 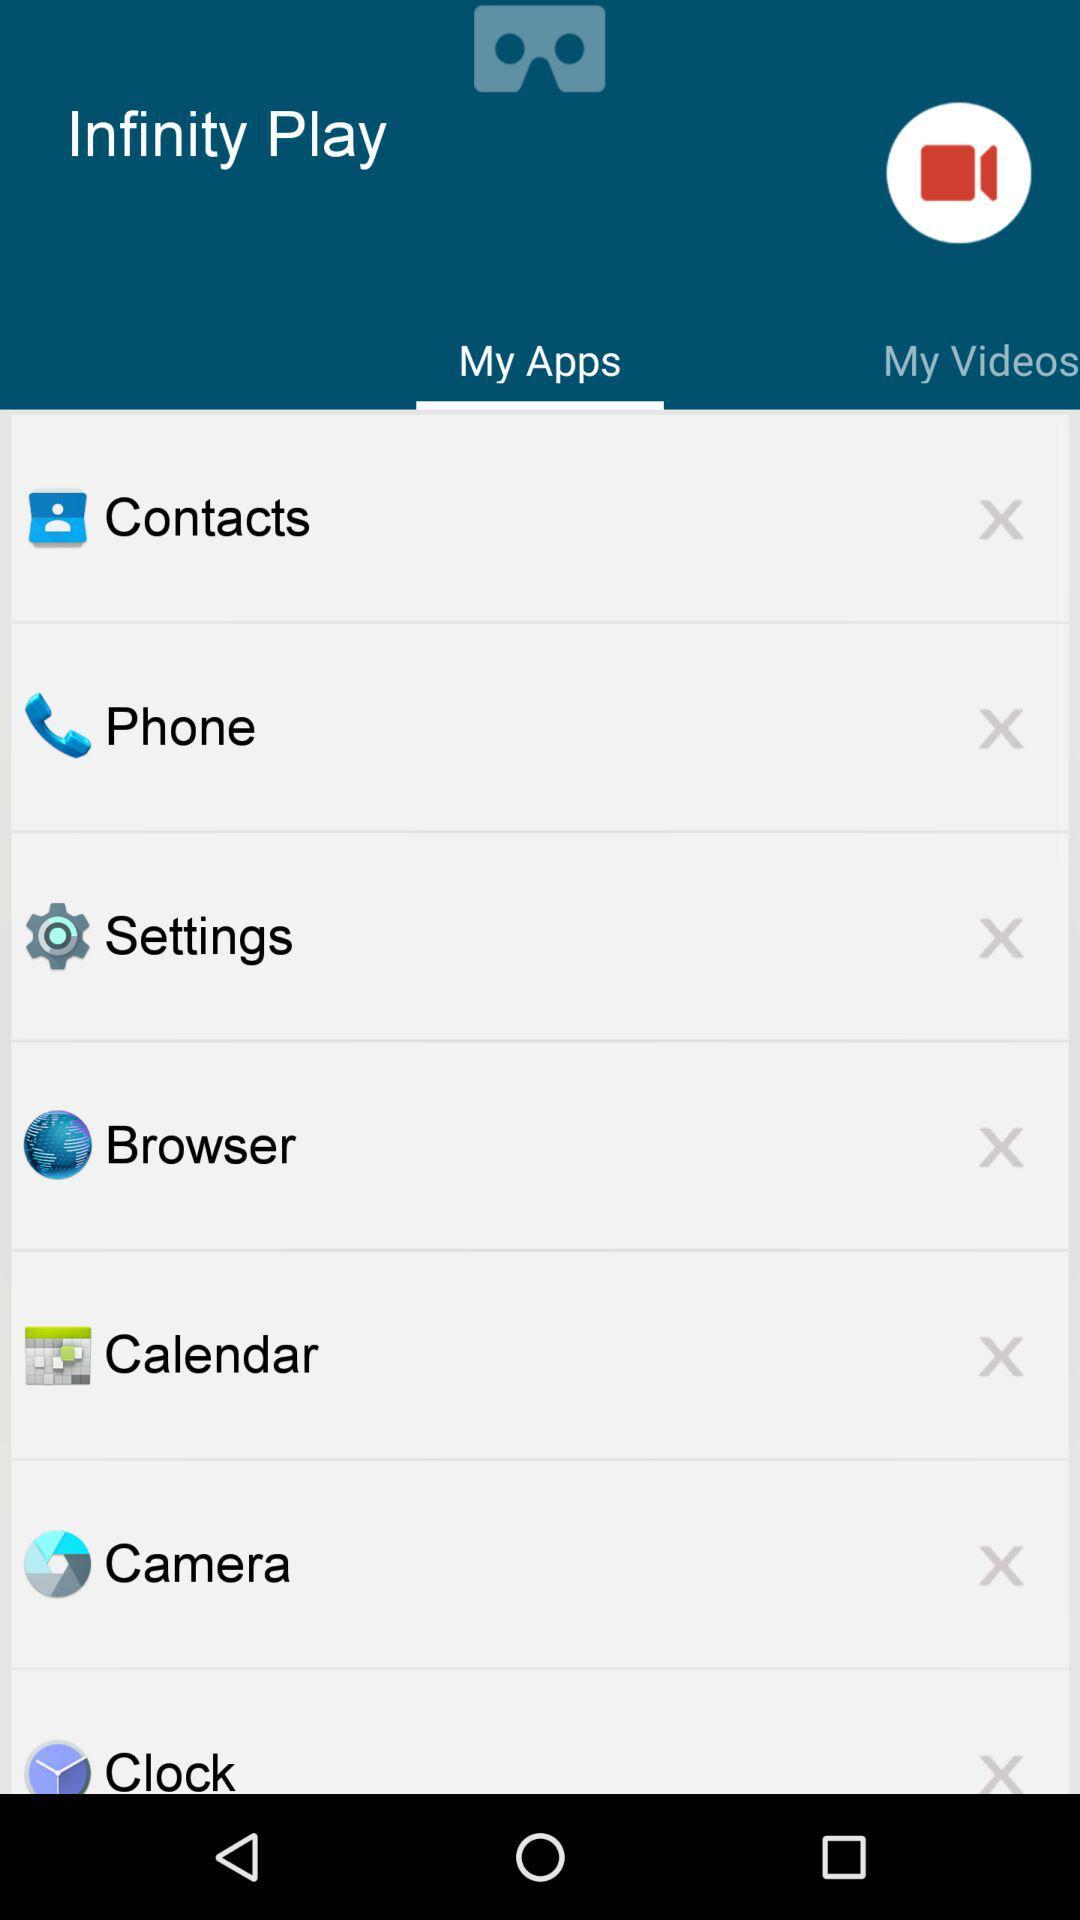 What do you see at coordinates (980, 356) in the screenshot?
I see `item to the right of my apps icon` at bounding box center [980, 356].